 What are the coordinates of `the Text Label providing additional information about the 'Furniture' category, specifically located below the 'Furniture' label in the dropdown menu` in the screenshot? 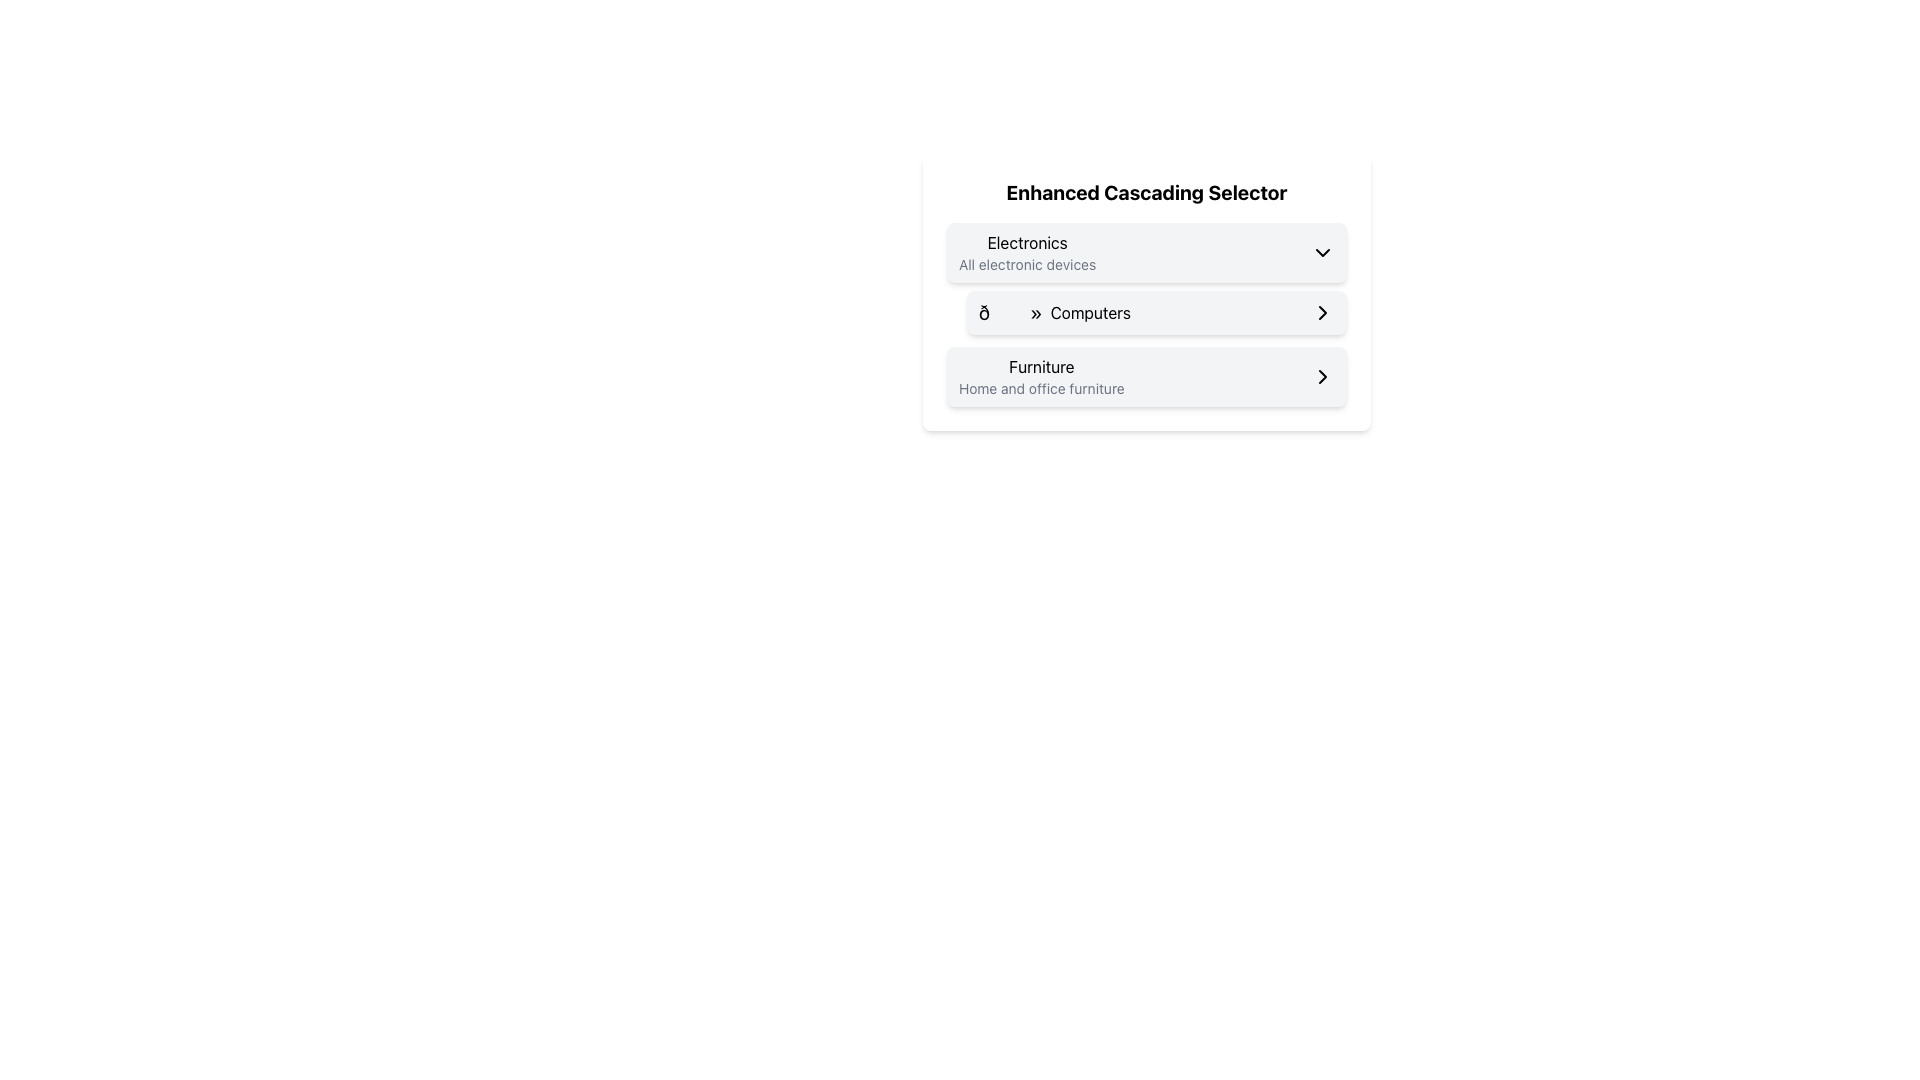 It's located at (1040, 389).